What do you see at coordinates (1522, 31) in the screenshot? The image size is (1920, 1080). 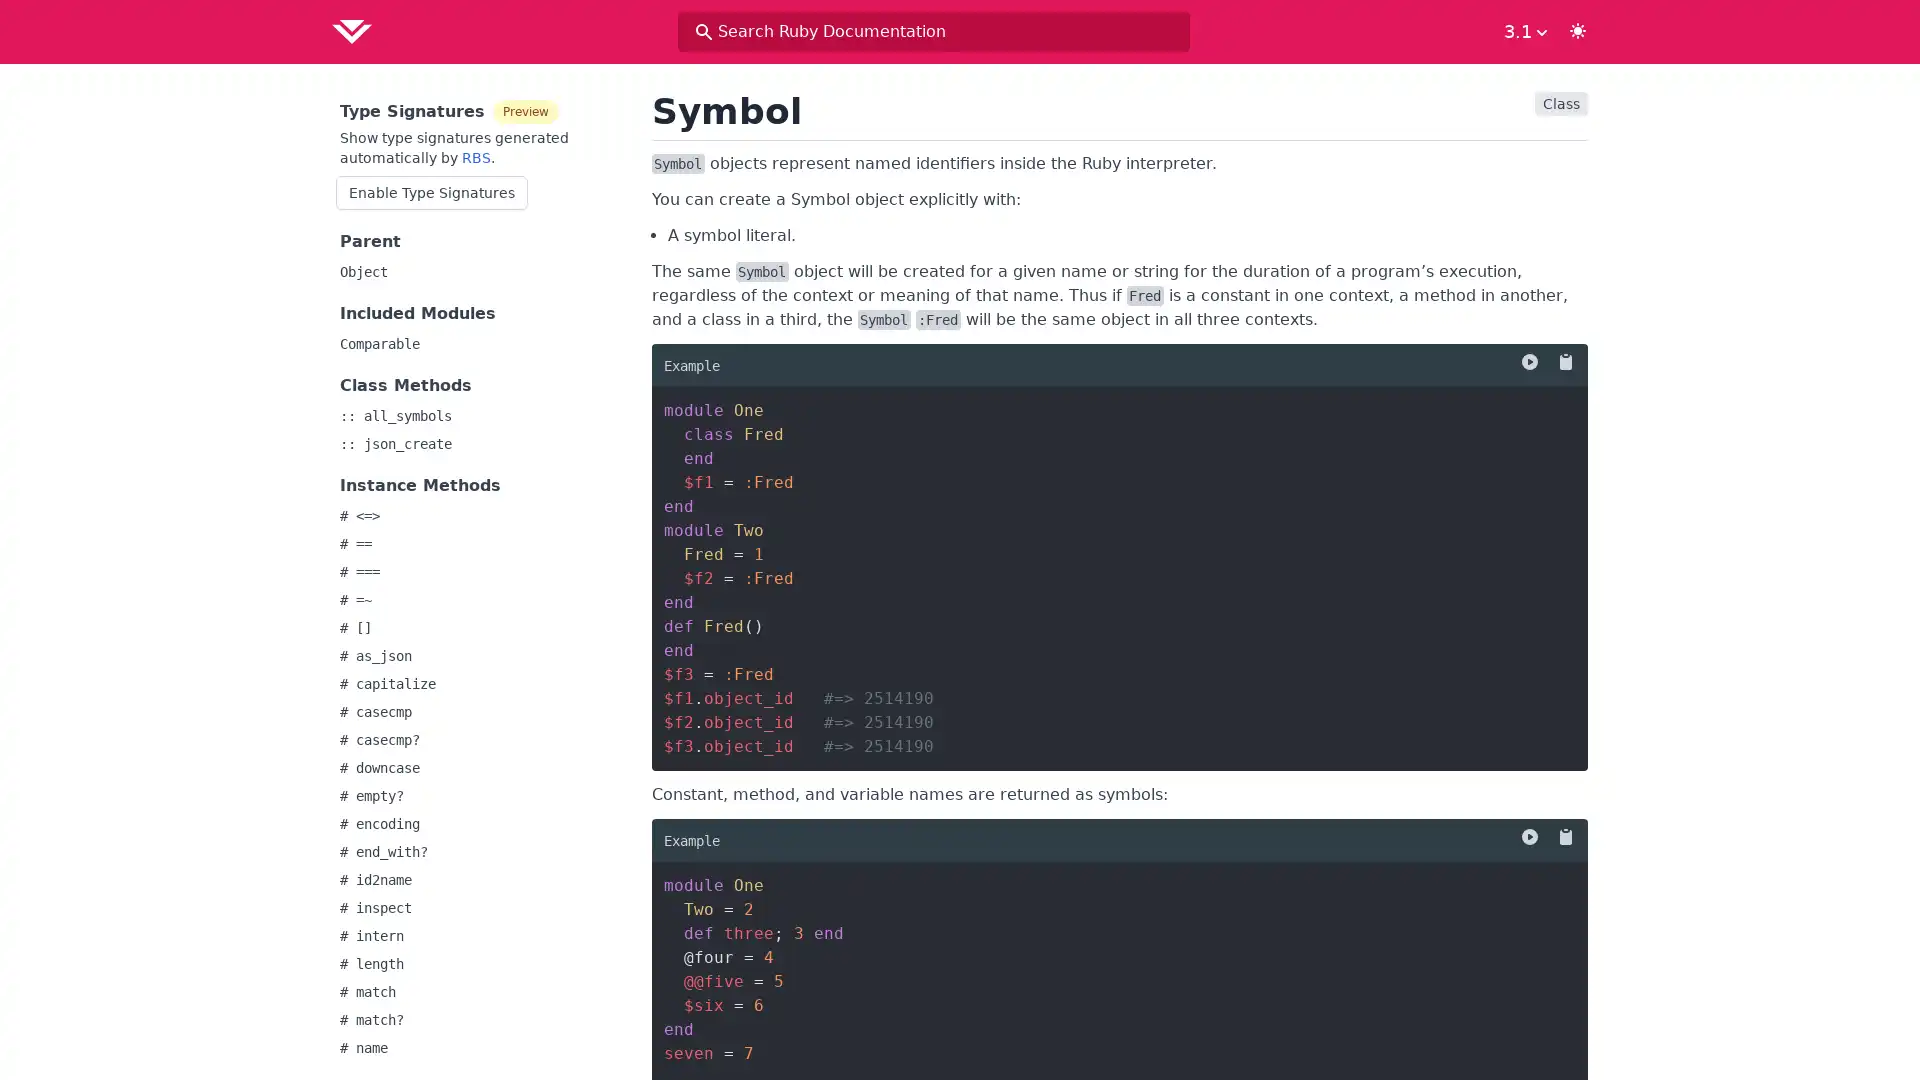 I see `Show github links` at bounding box center [1522, 31].